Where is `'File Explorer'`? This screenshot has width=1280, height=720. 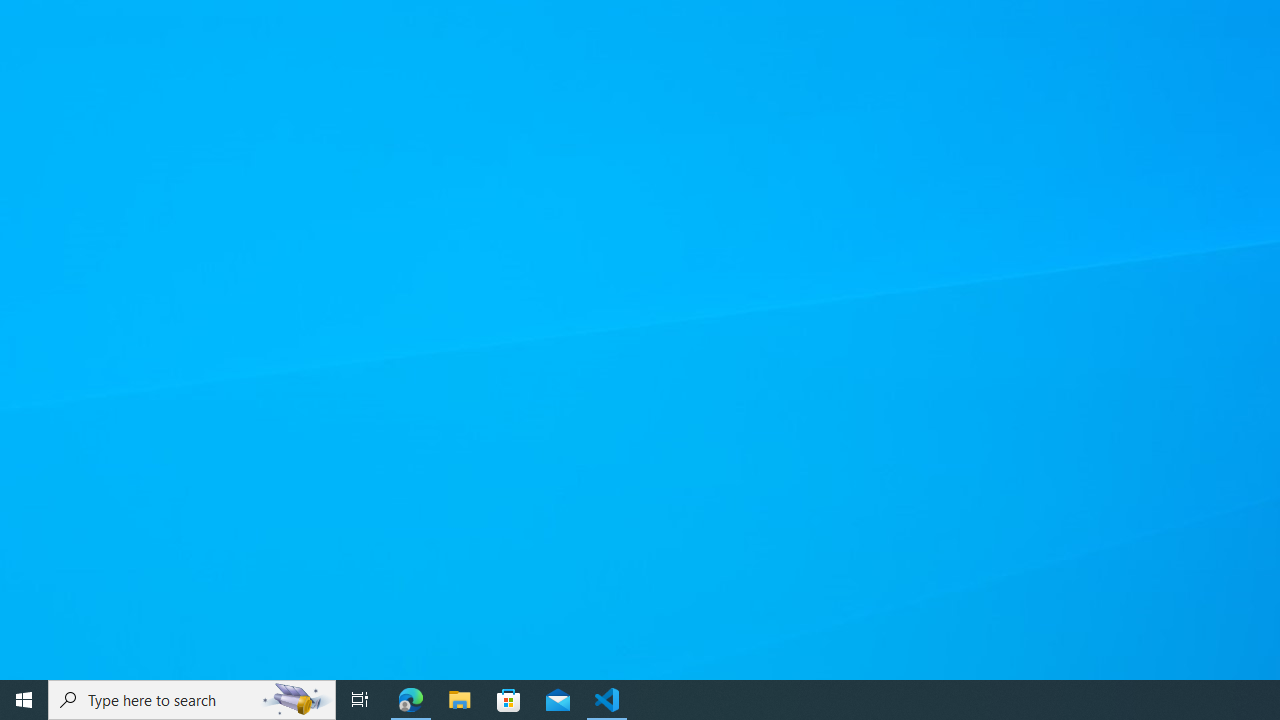 'File Explorer' is located at coordinates (459, 698).